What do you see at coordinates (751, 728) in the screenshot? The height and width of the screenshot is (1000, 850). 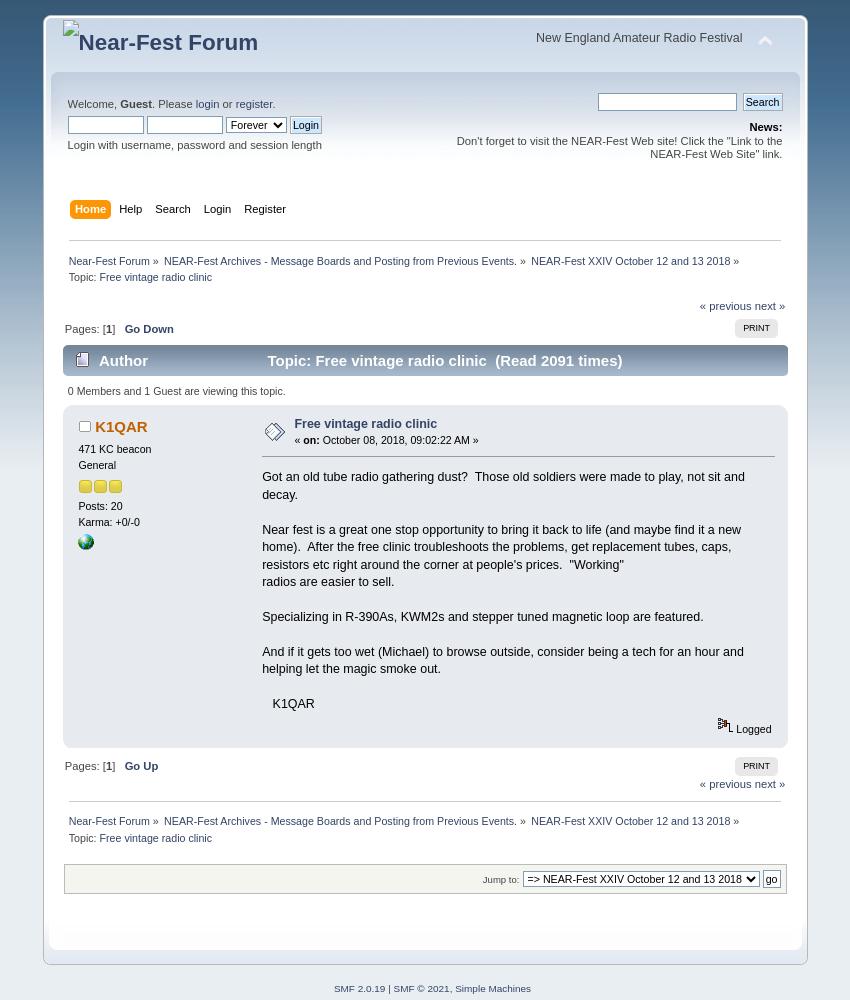 I see `'Logged'` at bounding box center [751, 728].